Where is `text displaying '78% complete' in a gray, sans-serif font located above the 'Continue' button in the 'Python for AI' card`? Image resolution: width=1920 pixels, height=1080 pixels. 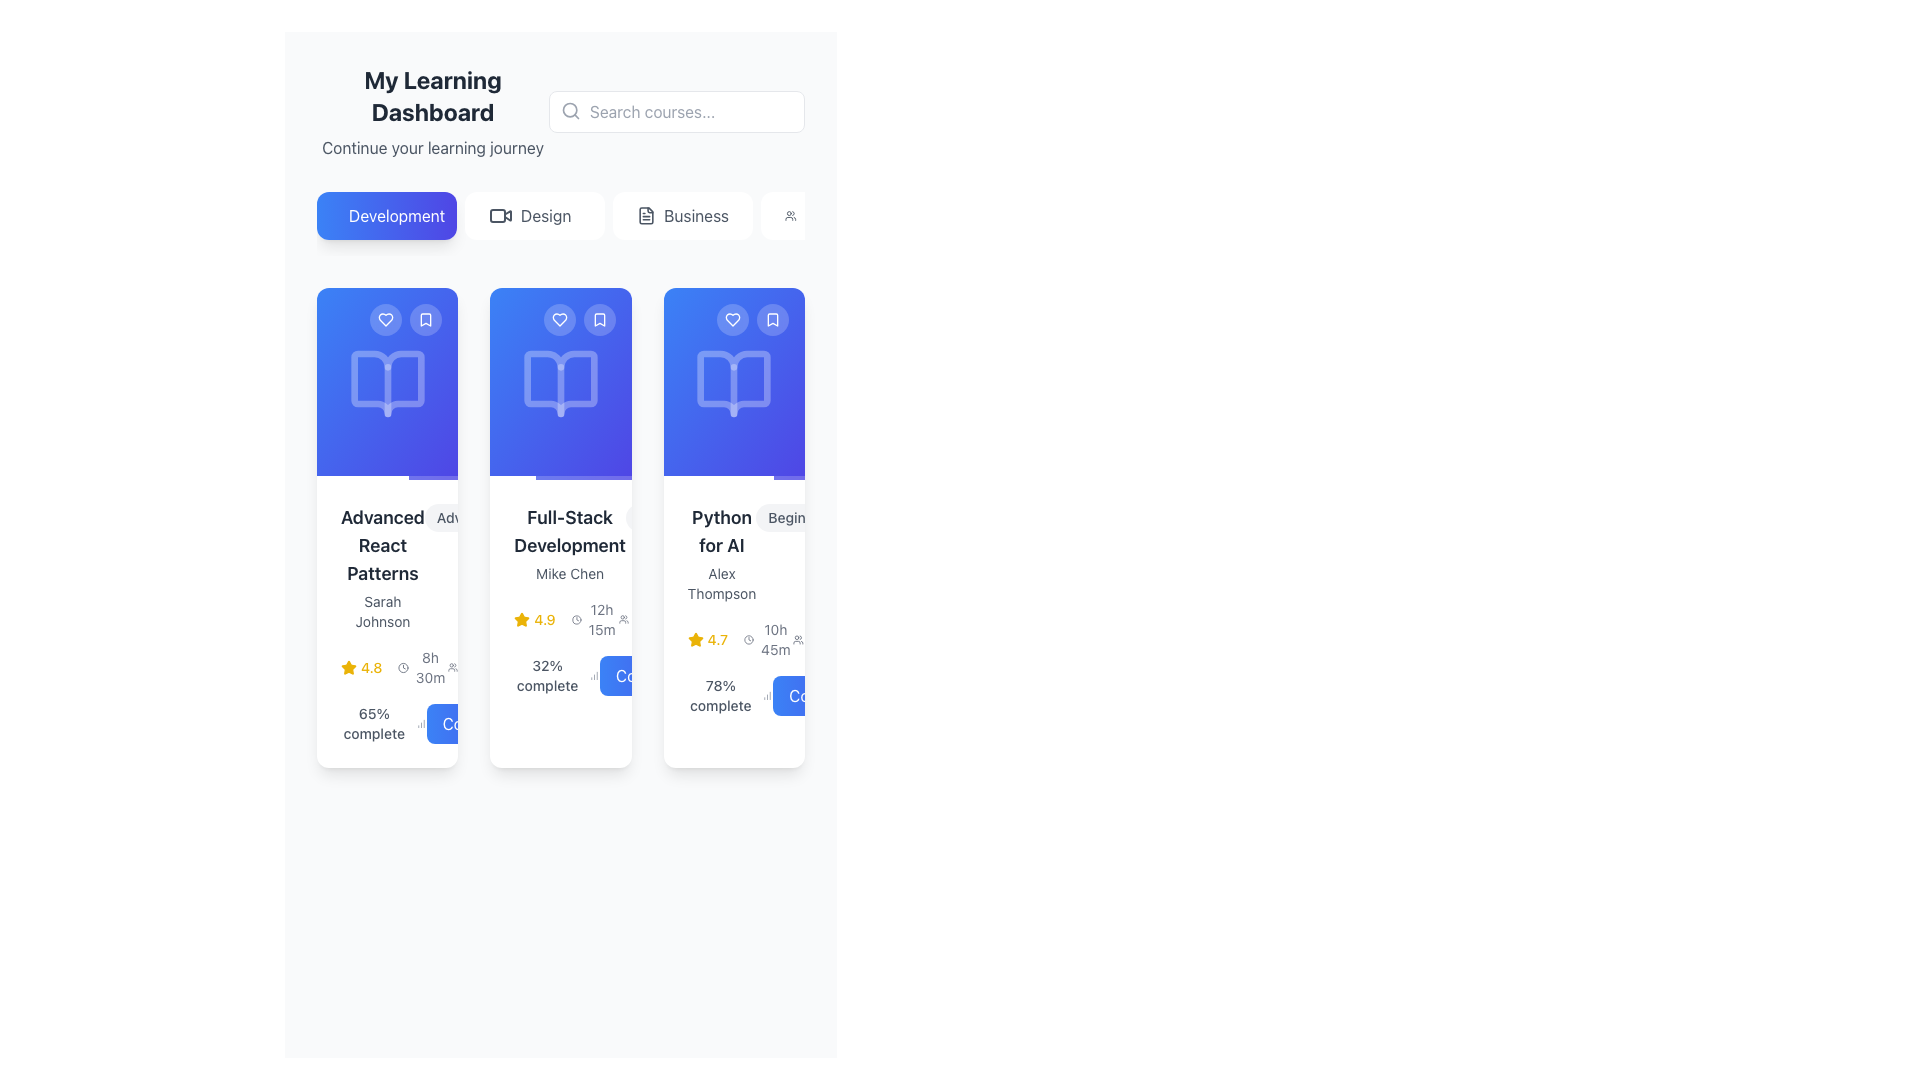
text displaying '78% complete' in a gray, sans-serif font located above the 'Continue' button in the 'Python for AI' card is located at coordinates (729, 694).